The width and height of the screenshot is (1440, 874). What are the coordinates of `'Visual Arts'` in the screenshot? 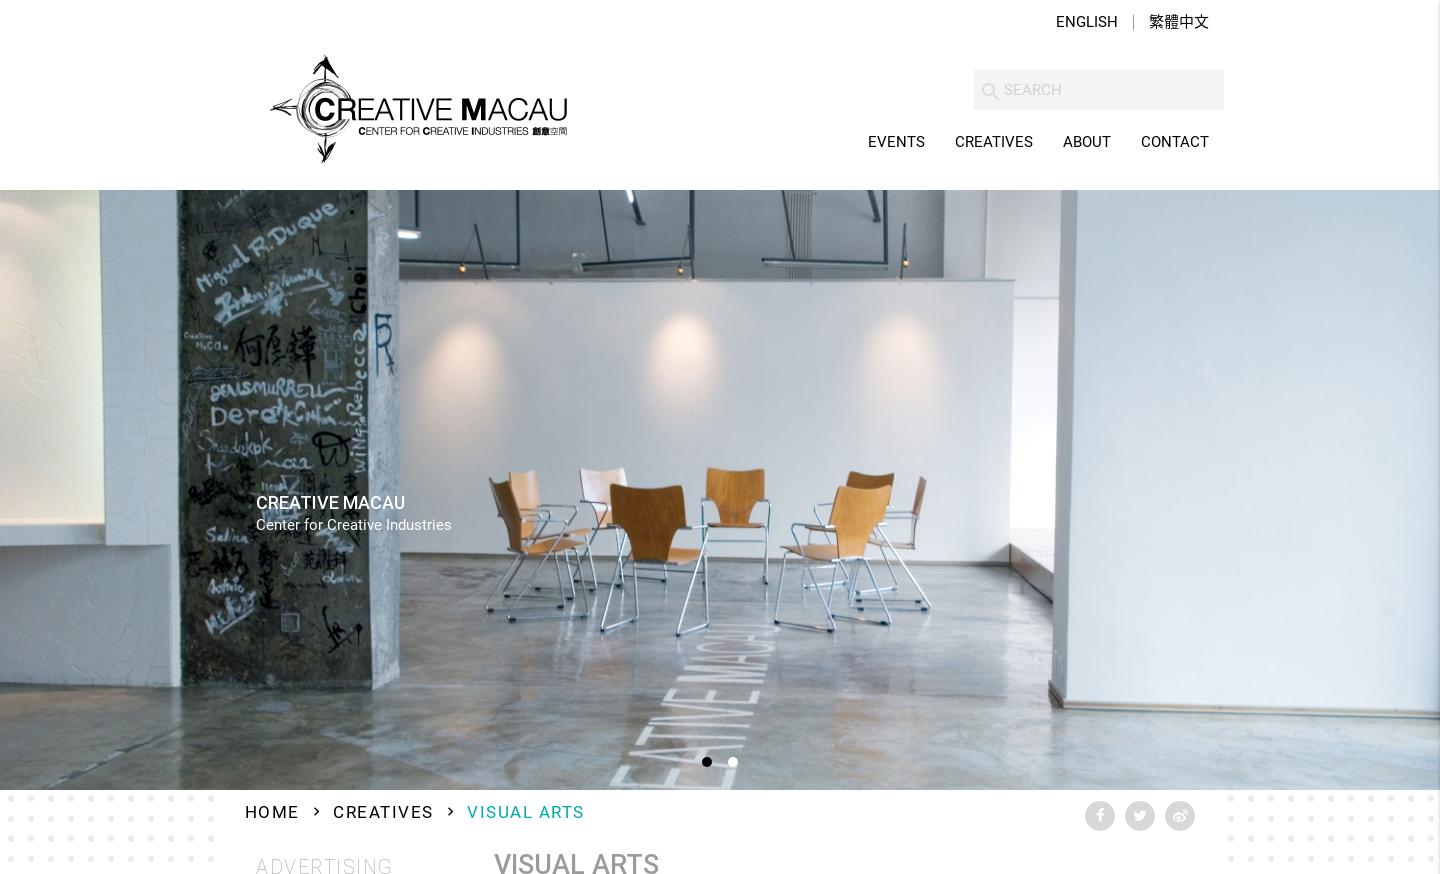 It's located at (524, 812).